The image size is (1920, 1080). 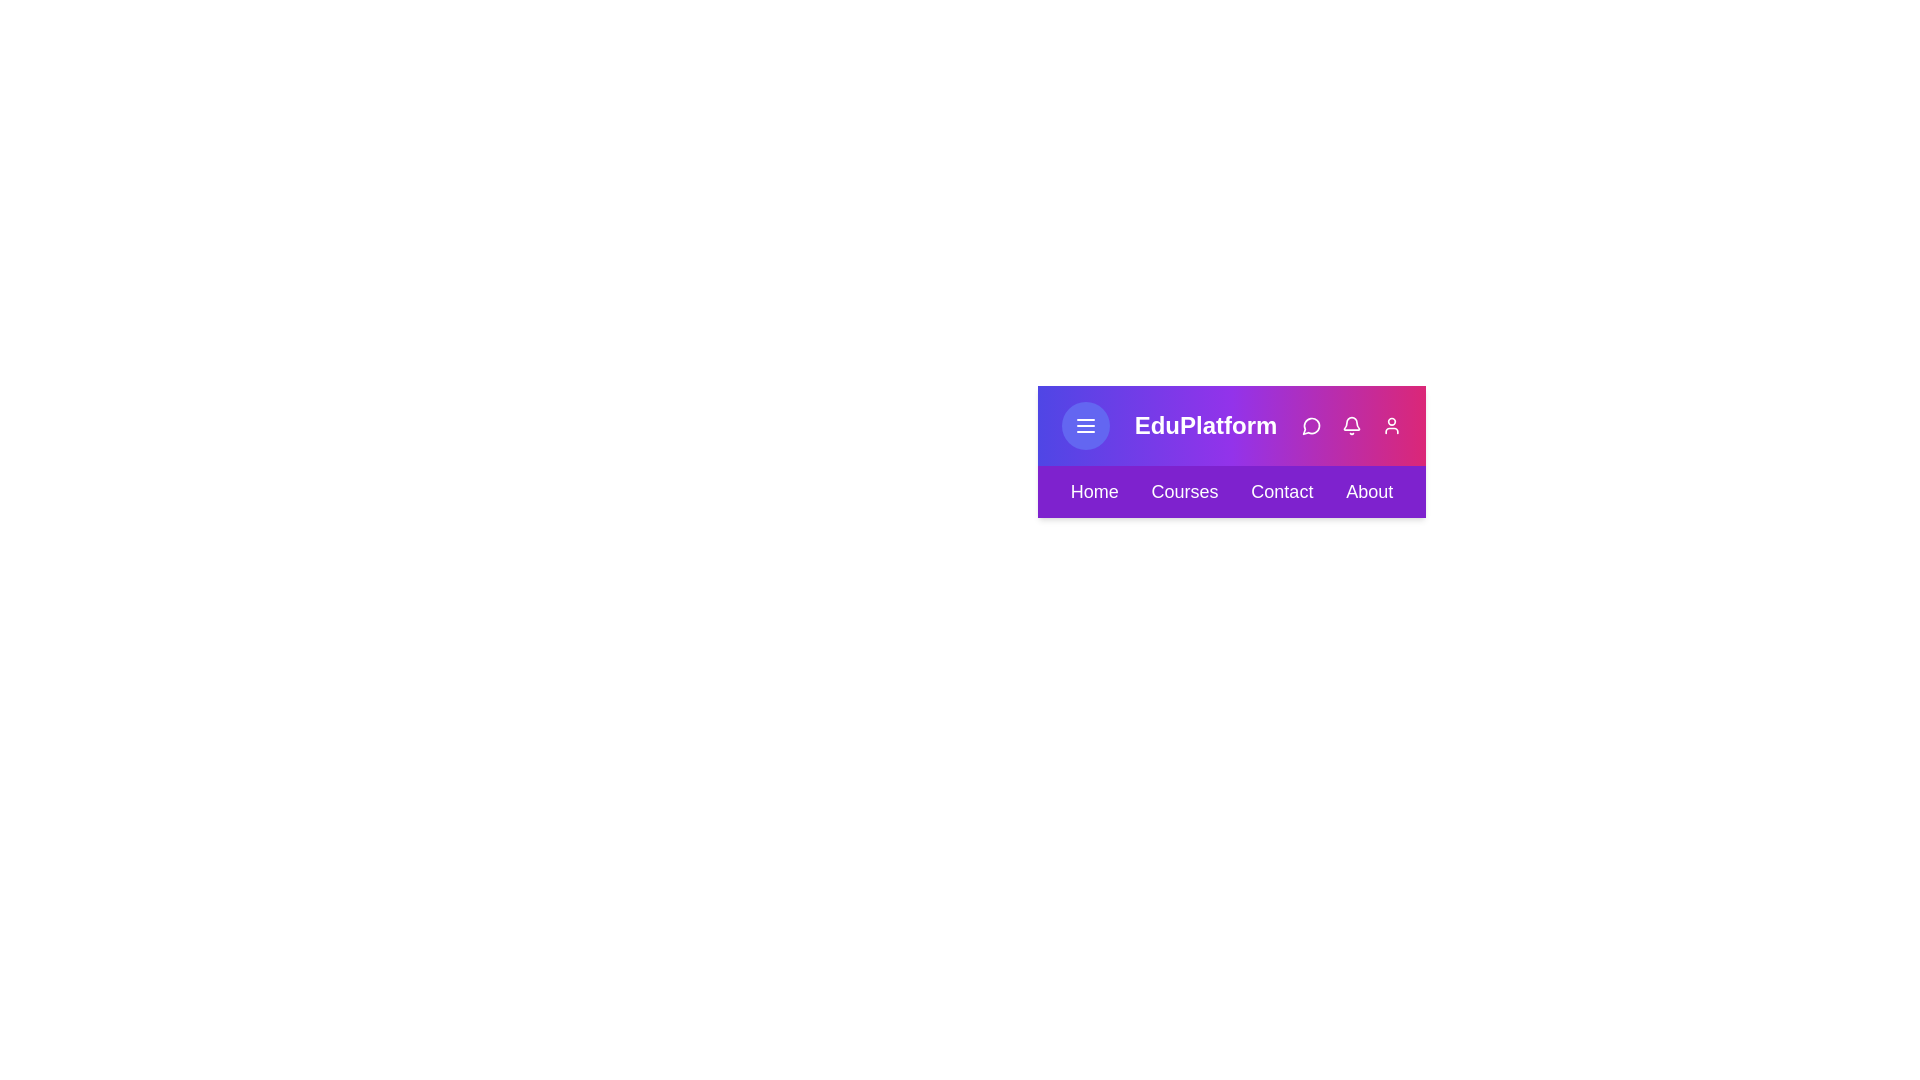 What do you see at coordinates (1391, 424) in the screenshot?
I see `the user icon in the action bar` at bounding box center [1391, 424].